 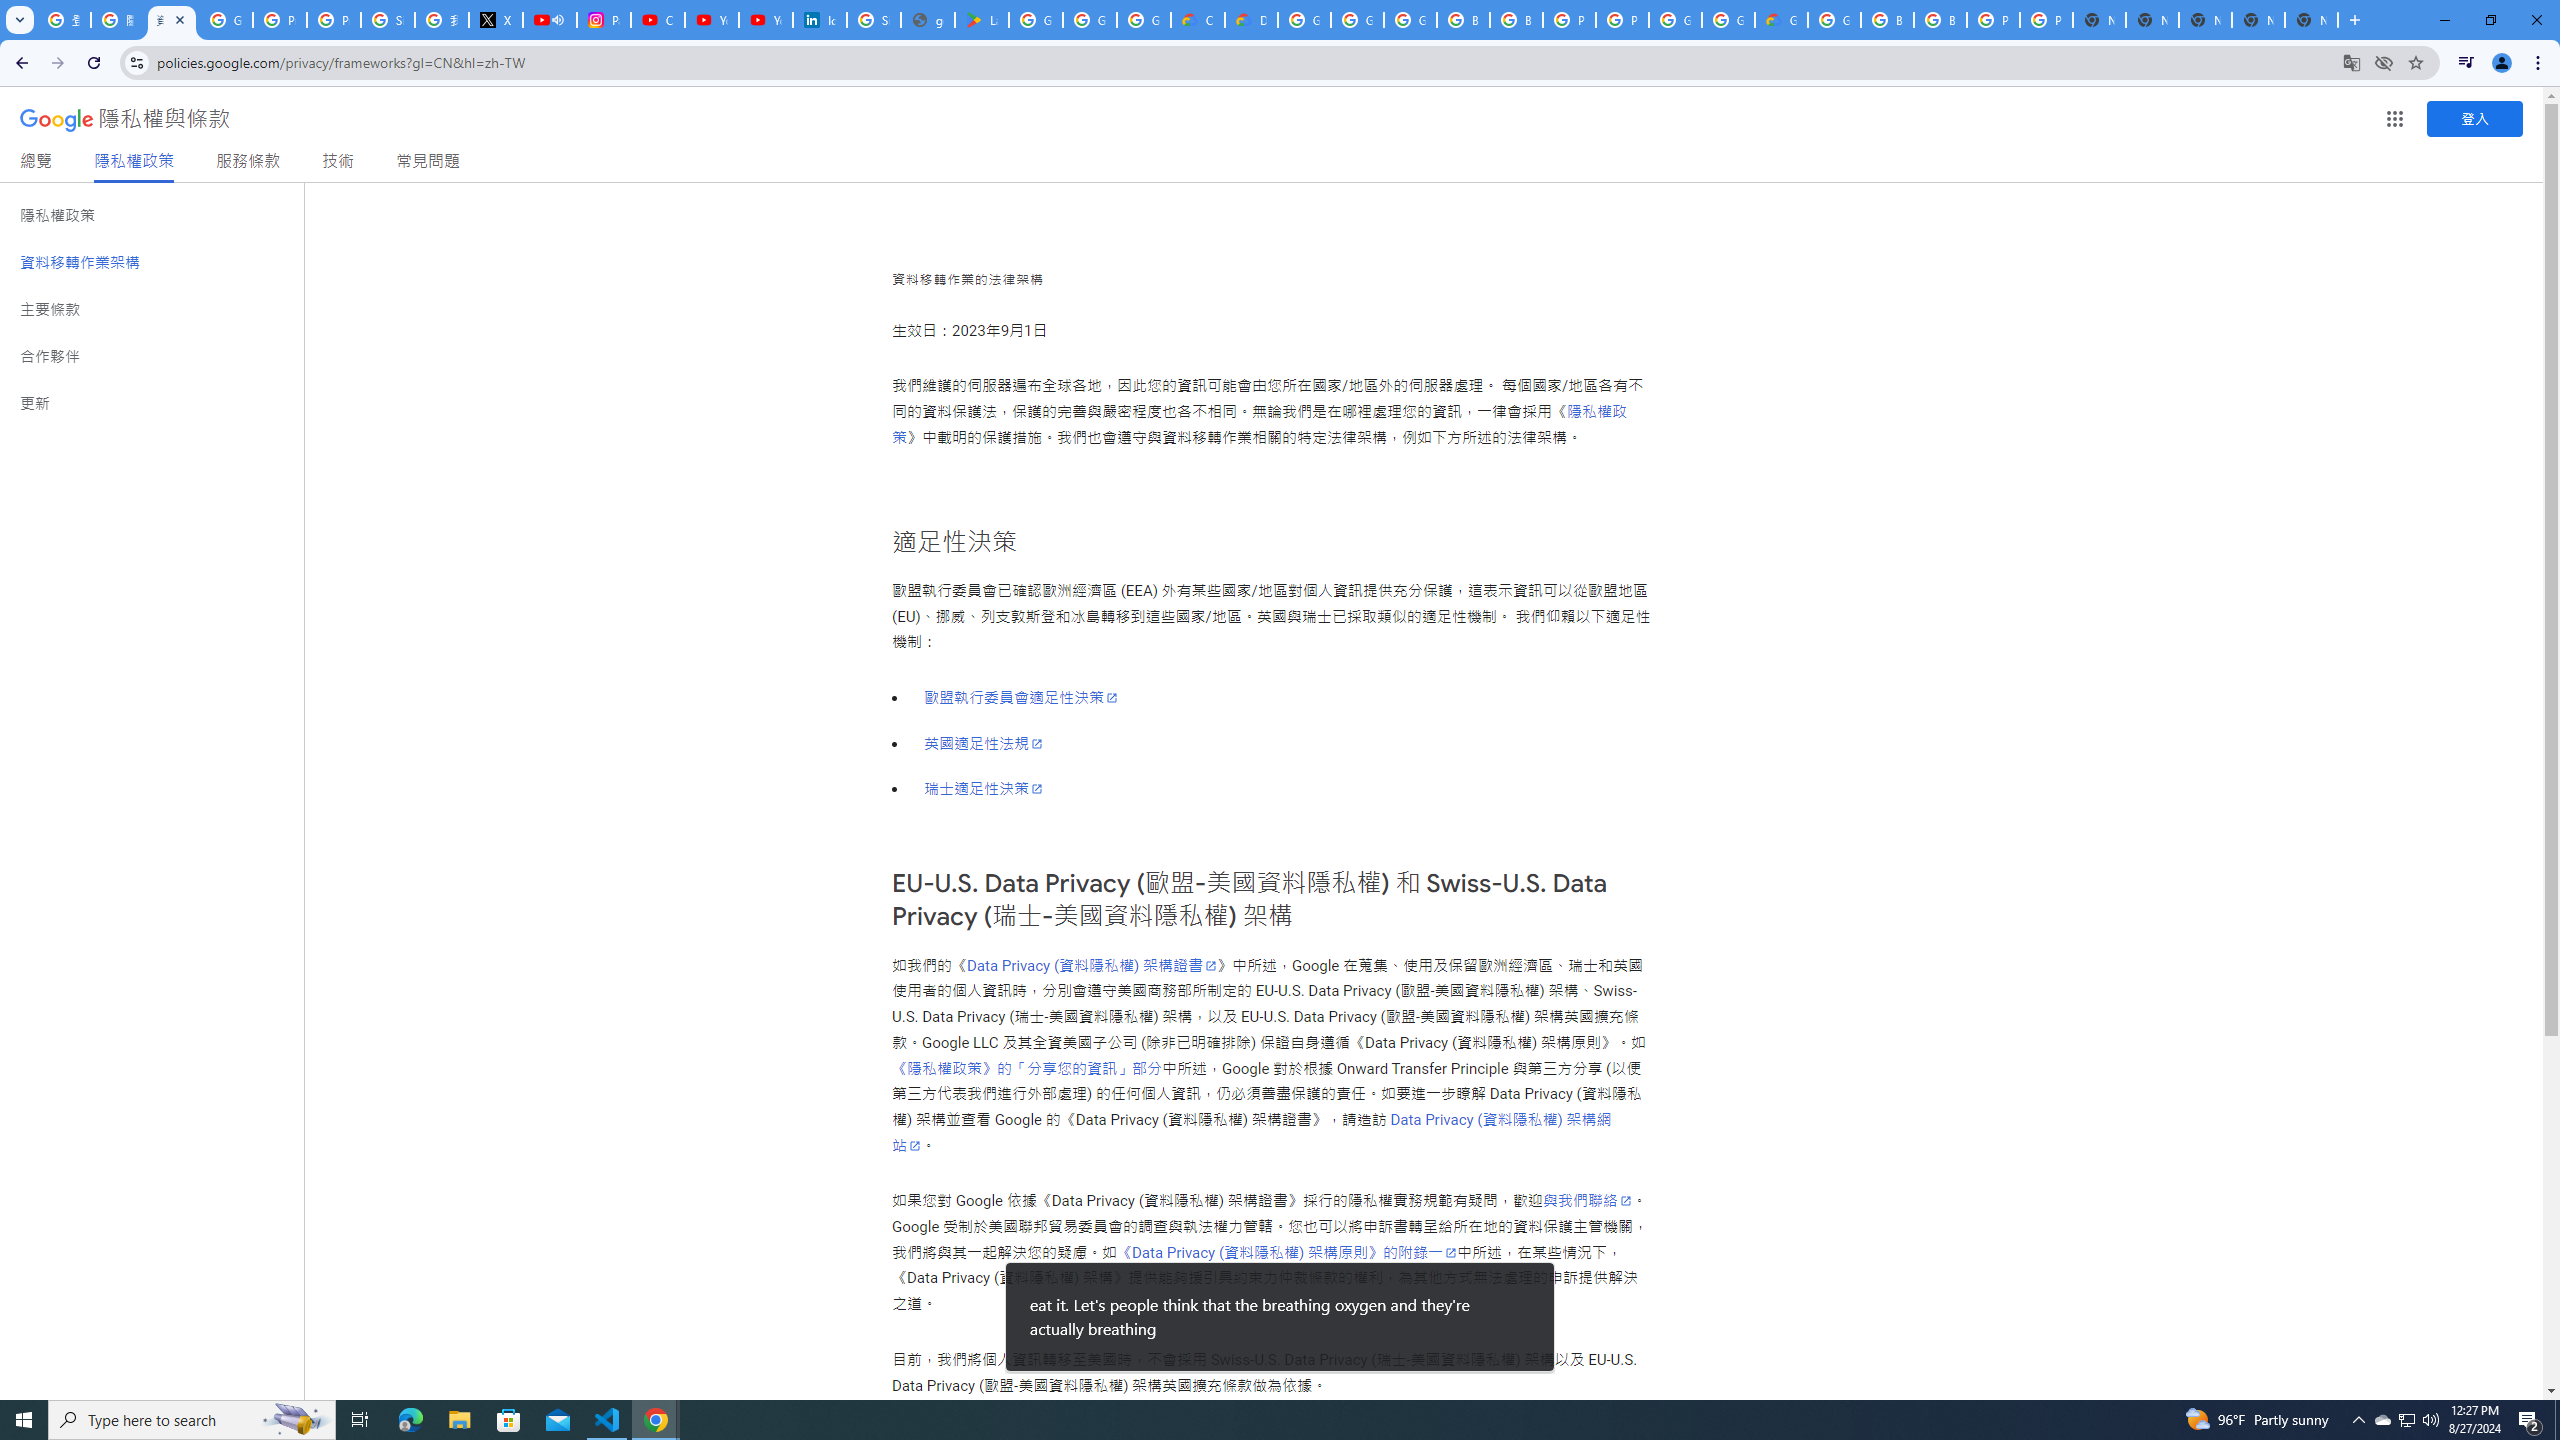 I want to click on 'Sign in - Google Accounts', so click(x=388, y=19).